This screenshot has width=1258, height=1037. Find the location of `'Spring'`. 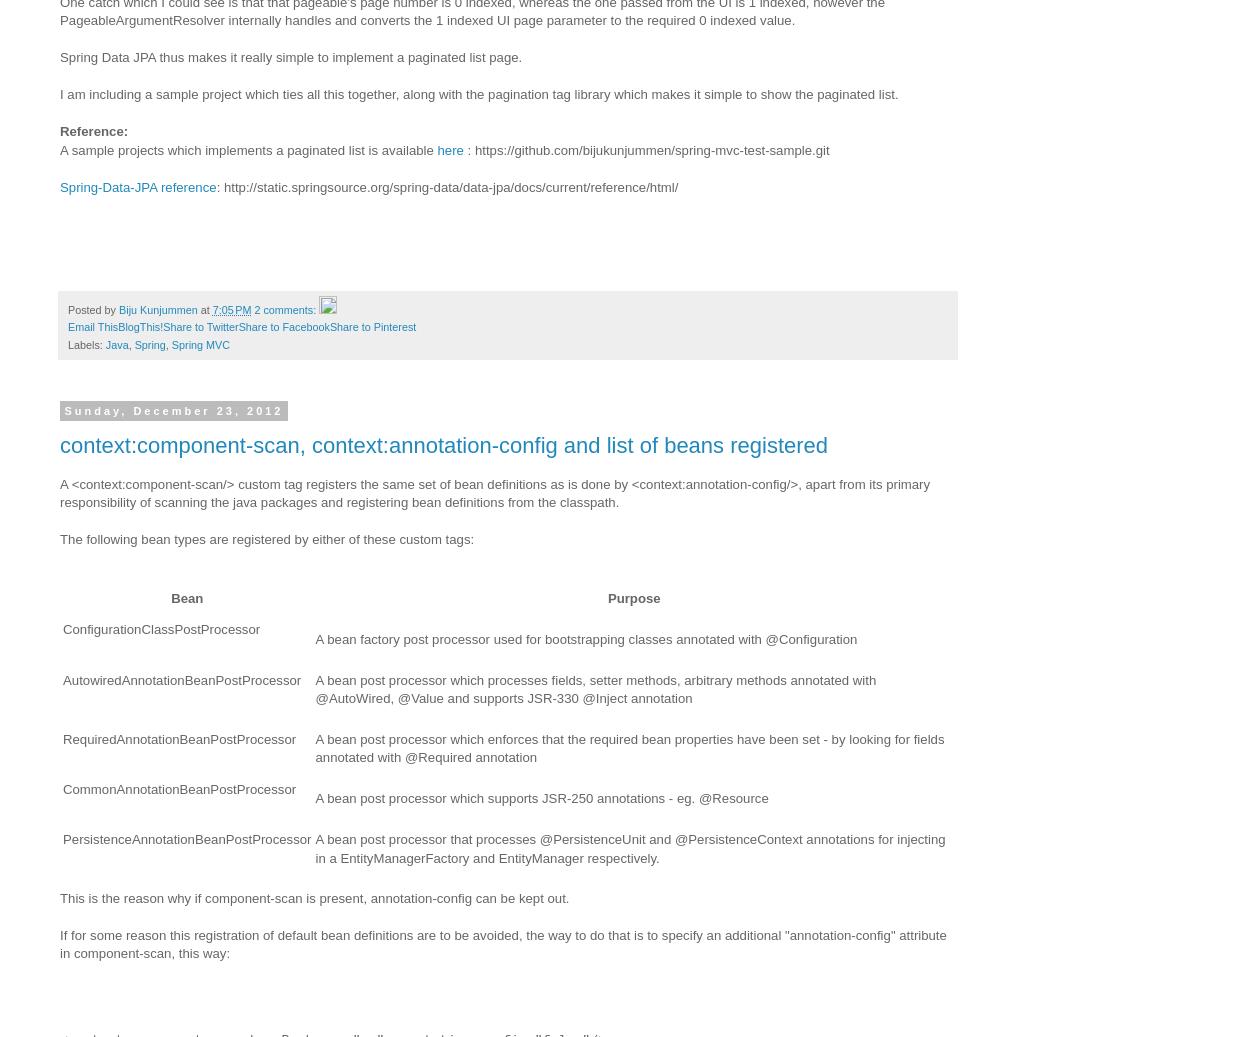

'Spring' is located at coordinates (149, 342).